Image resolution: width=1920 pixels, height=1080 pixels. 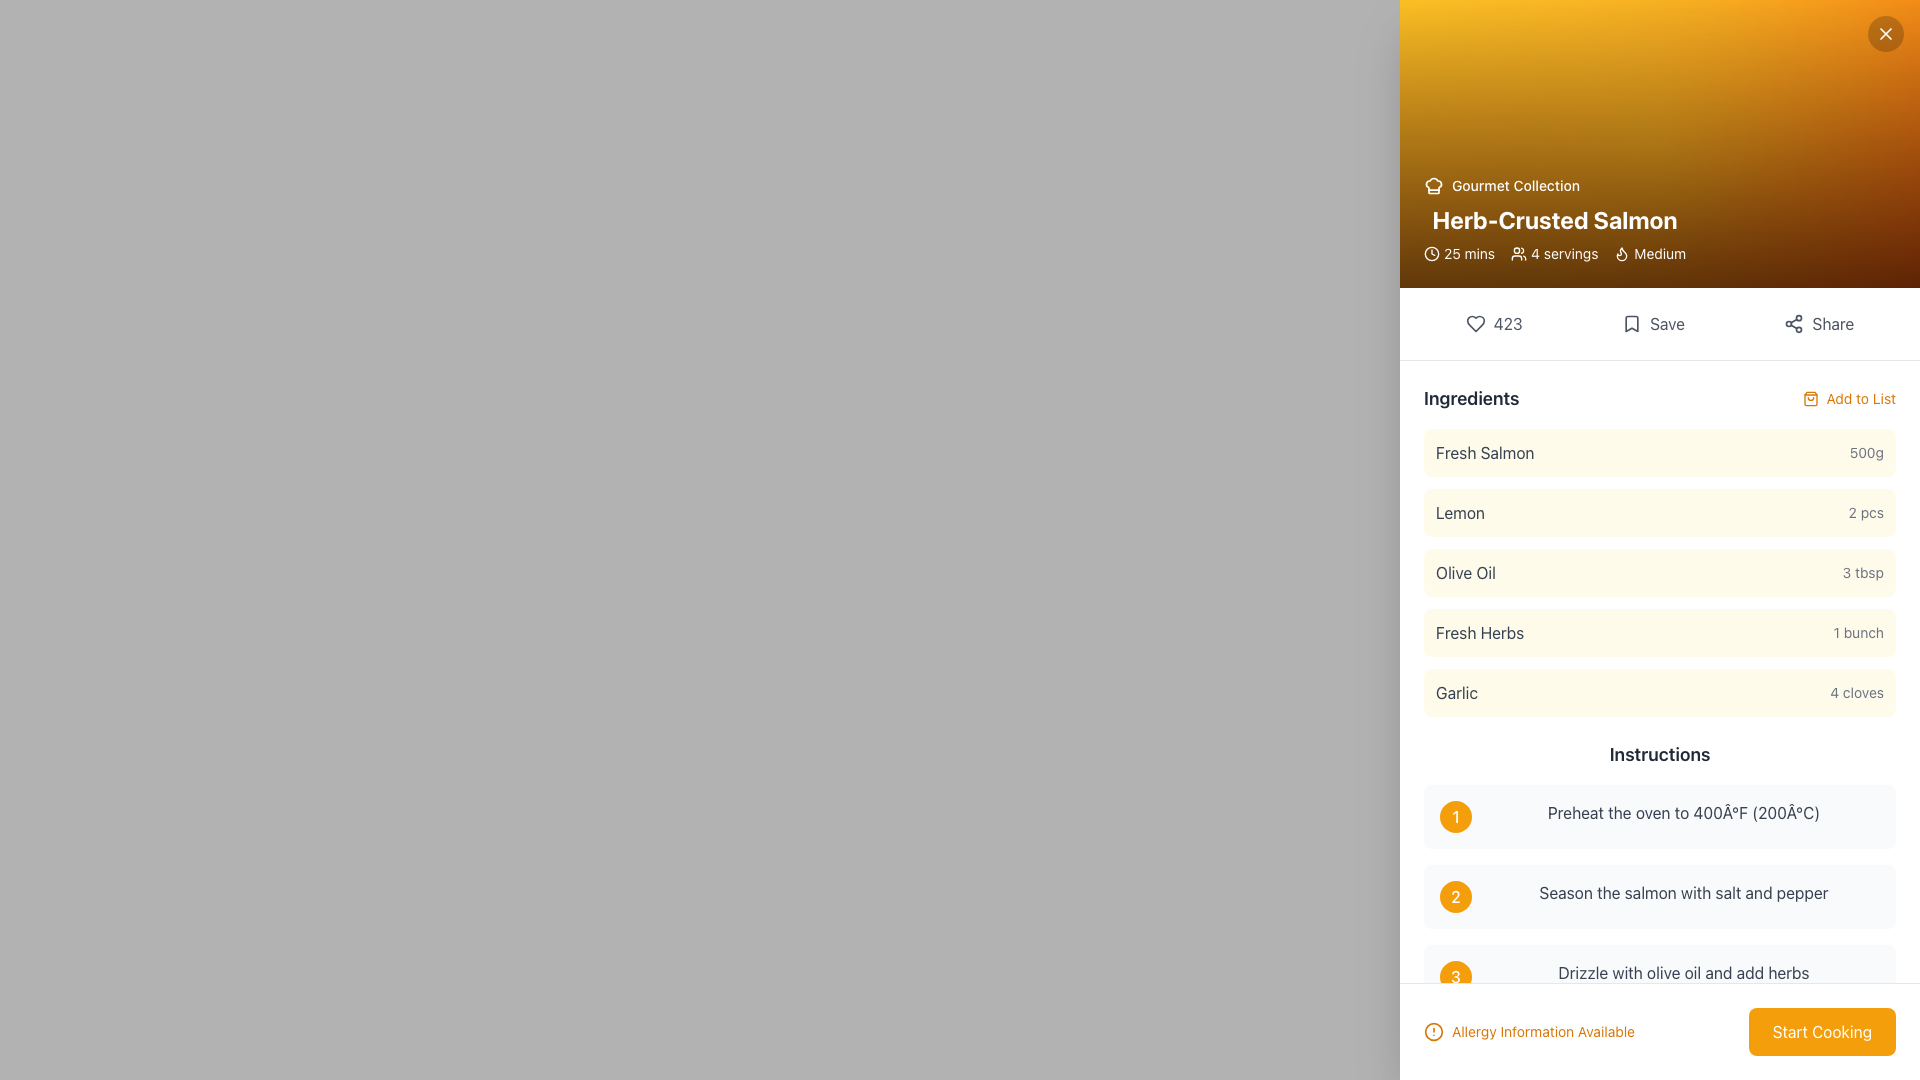 I want to click on the bookmark icon located at the top-right section of the interface, which is situated between a heart-shaped icon and a share icon, so click(x=1632, y=323).